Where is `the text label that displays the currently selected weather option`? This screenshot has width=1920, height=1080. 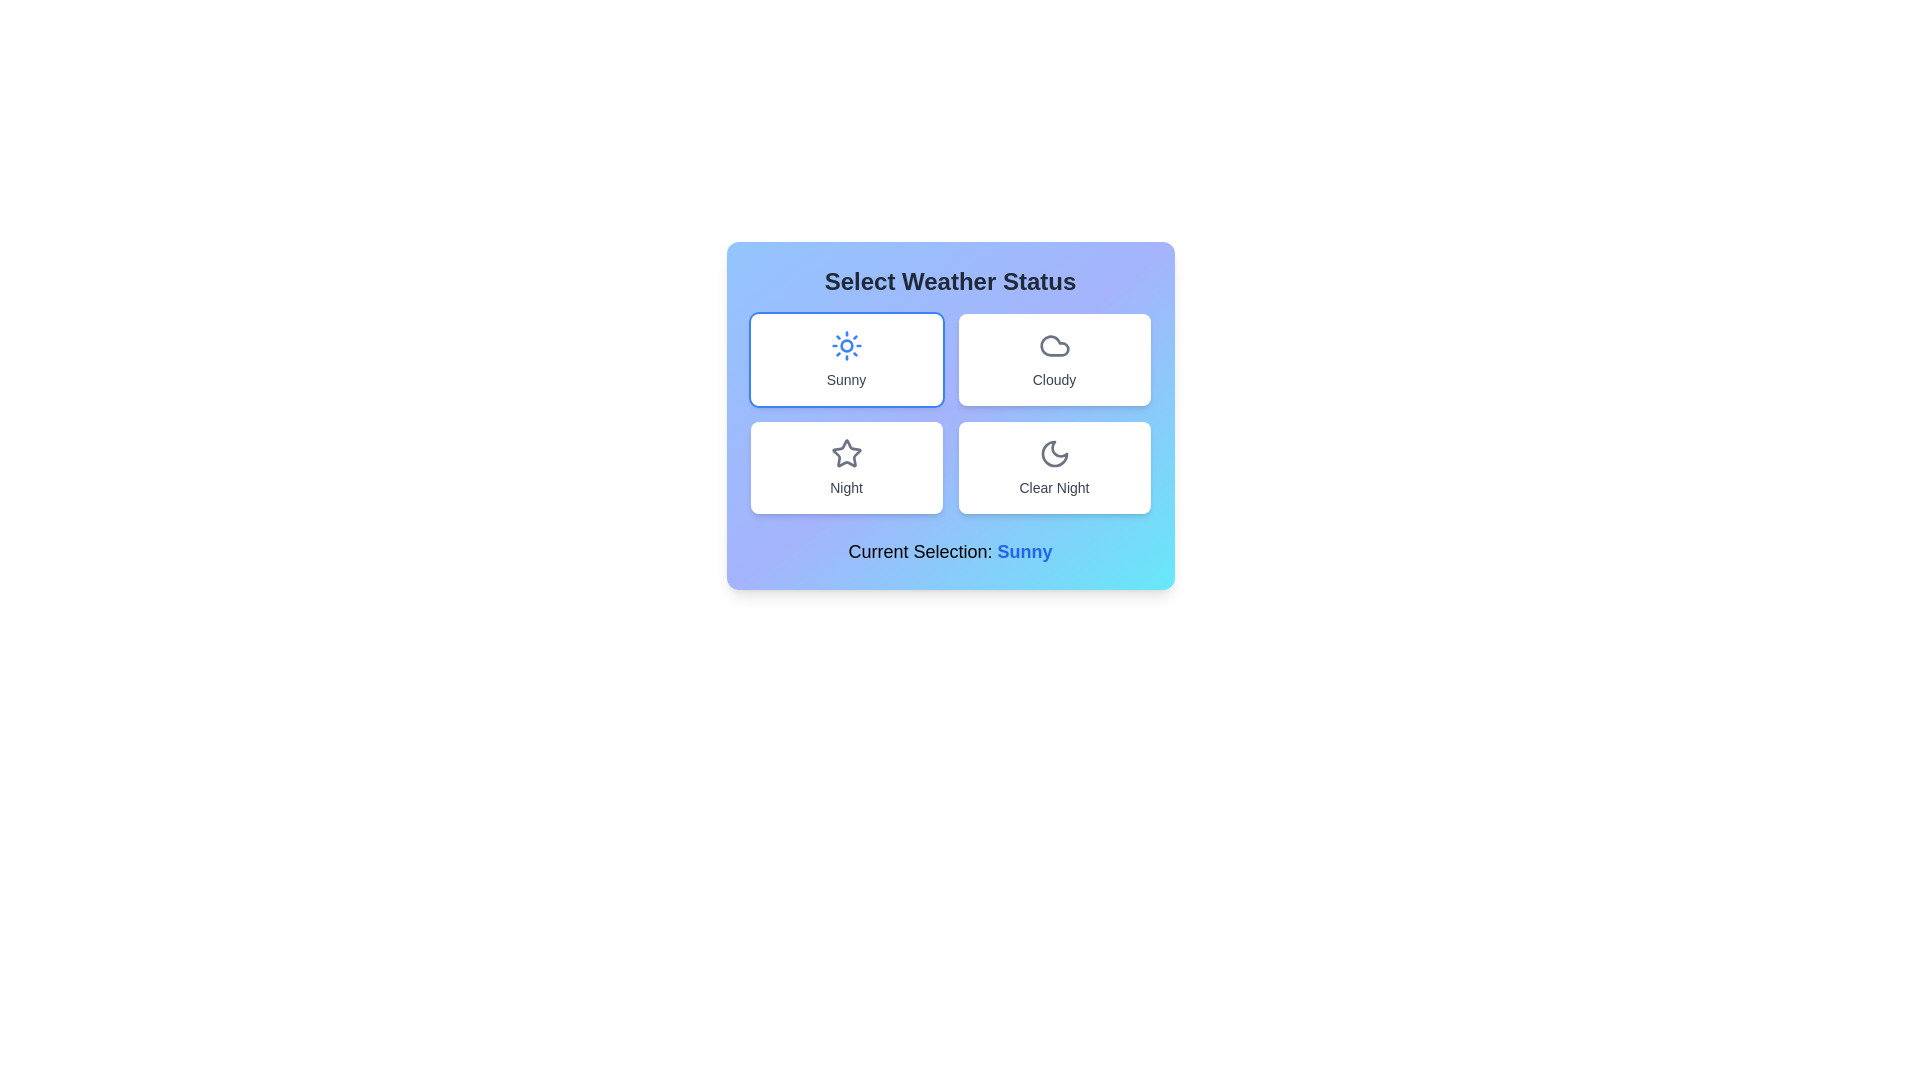 the text label that displays the currently selected weather option is located at coordinates (949, 551).